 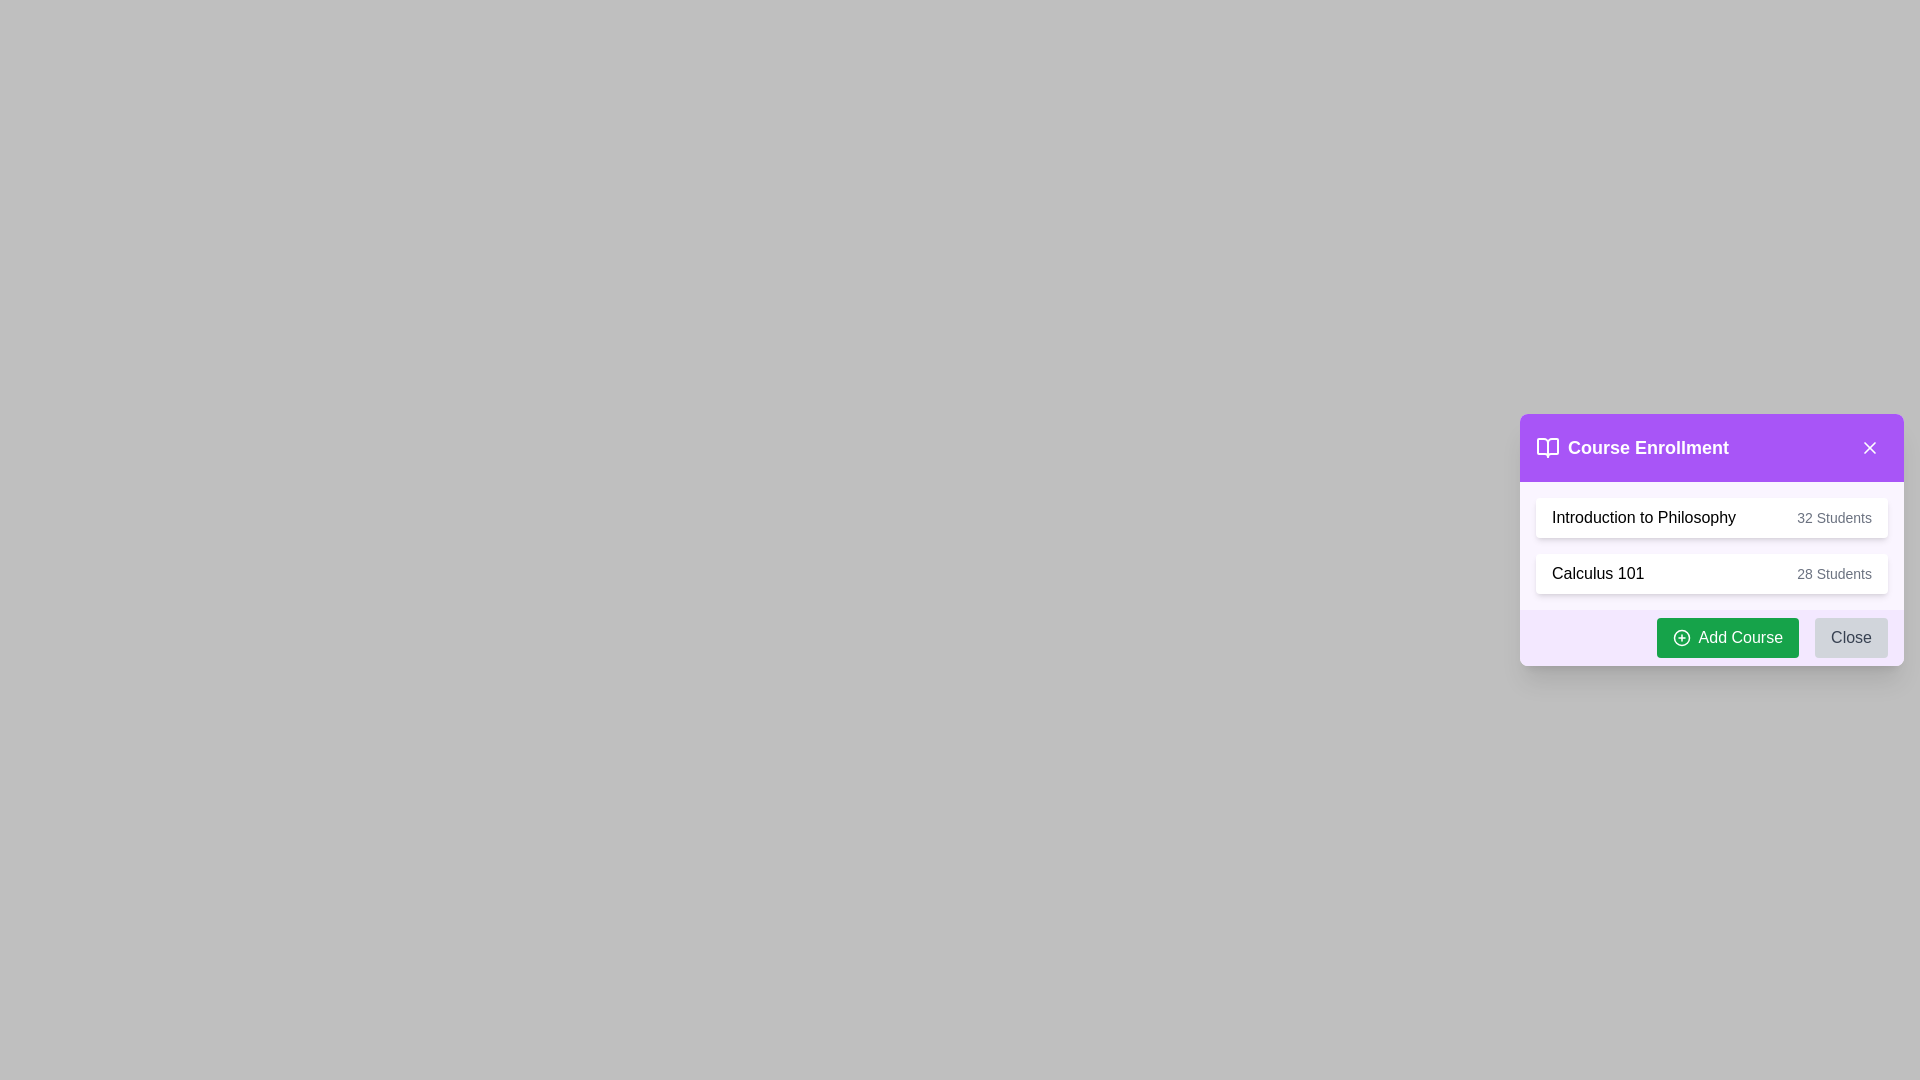 What do you see at coordinates (1869, 446) in the screenshot?
I see `the close button located in the top-right corner of the purple header section of the 'Course Enrollment' dialog` at bounding box center [1869, 446].